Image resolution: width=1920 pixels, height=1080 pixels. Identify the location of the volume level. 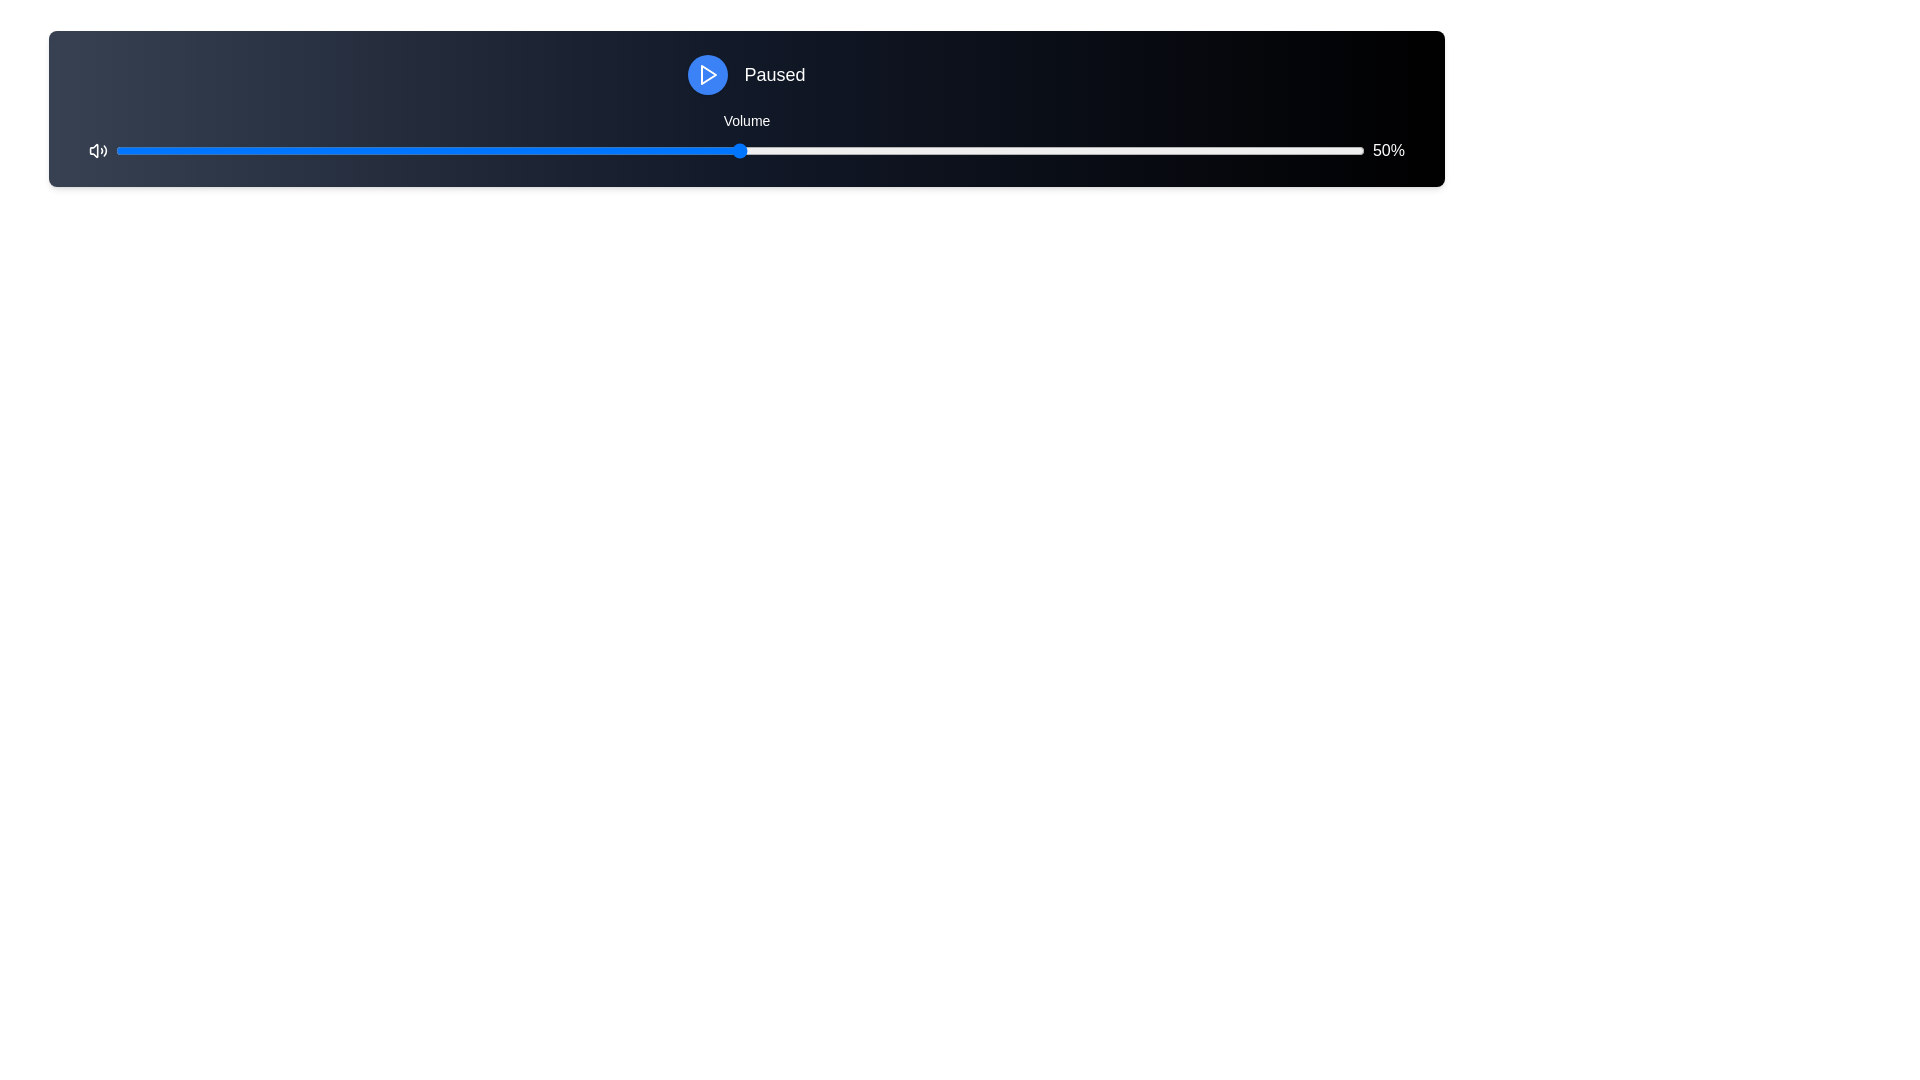
(703, 149).